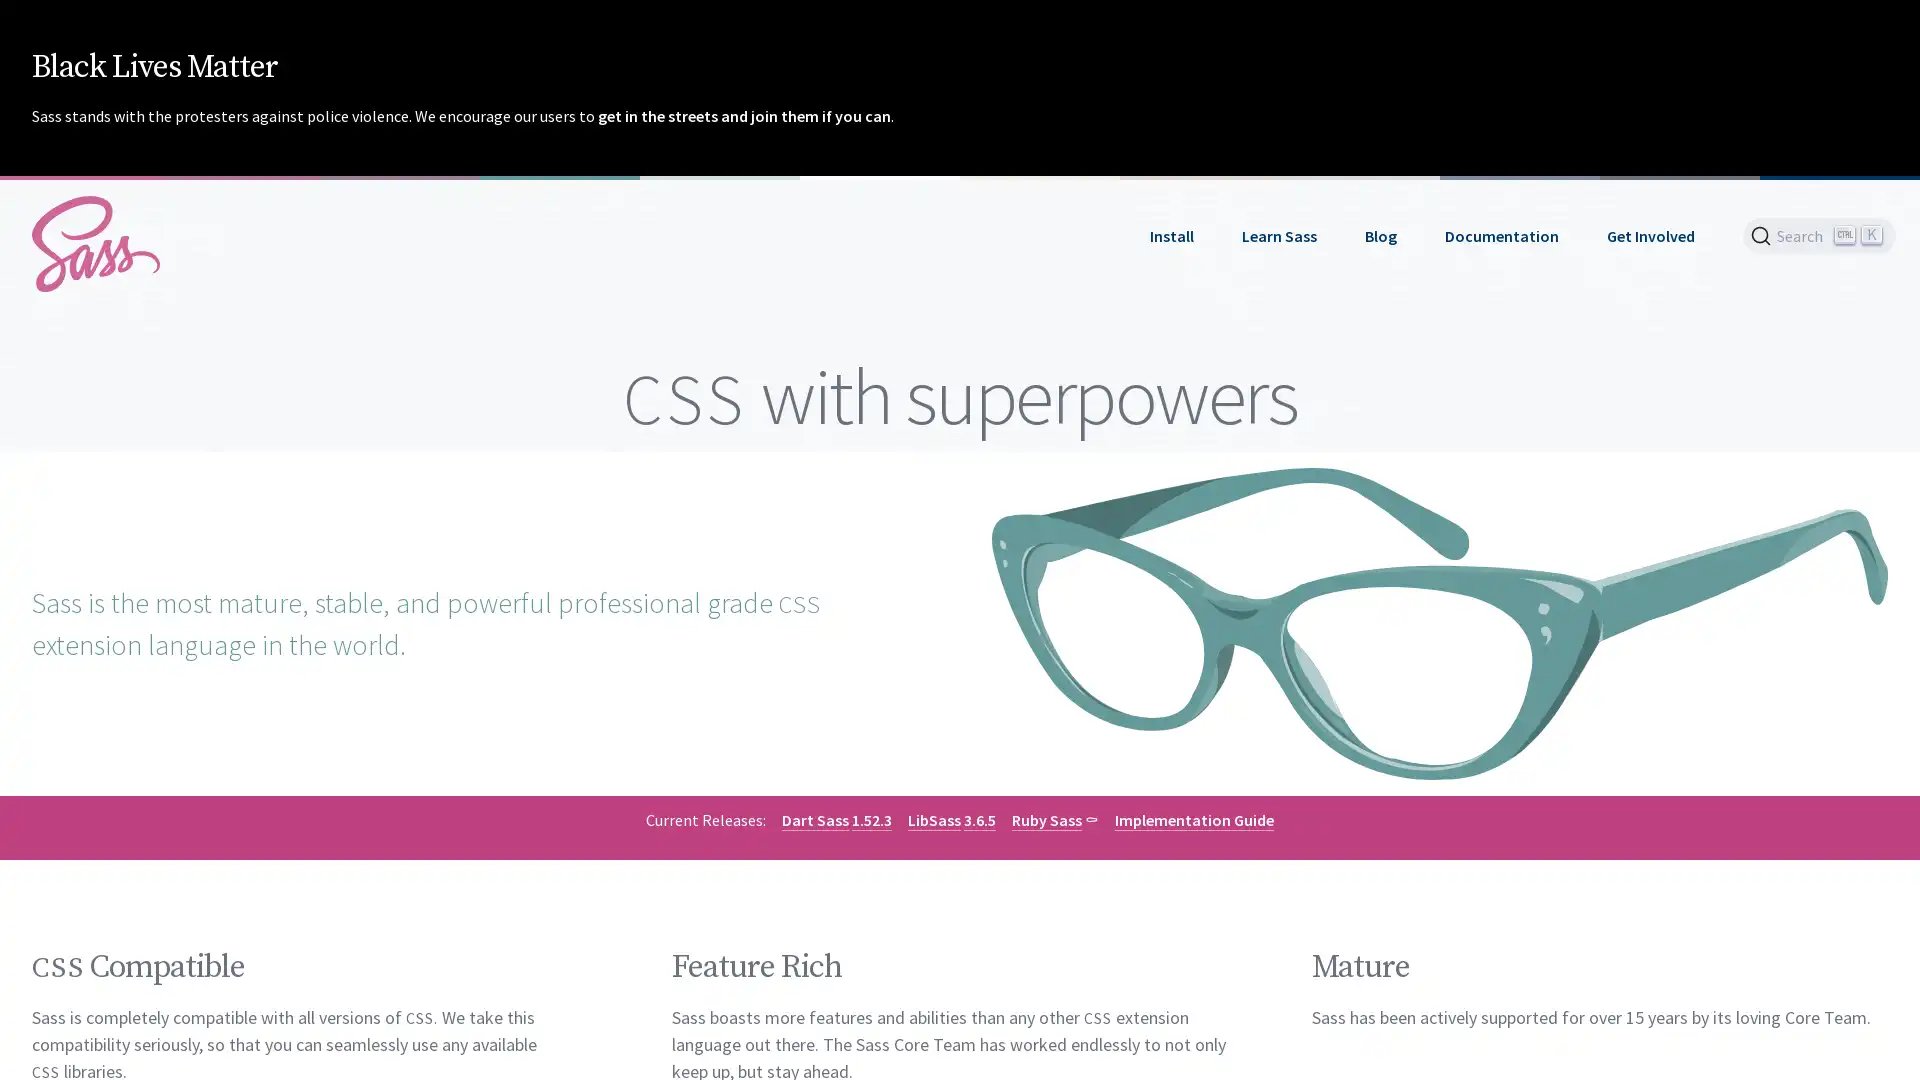 The width and height of the screenshot is (1920, 1080). What do you see at coordinates (1819, 234) in the screenshot?
I see `Search` at bounding box center [1819, 234].